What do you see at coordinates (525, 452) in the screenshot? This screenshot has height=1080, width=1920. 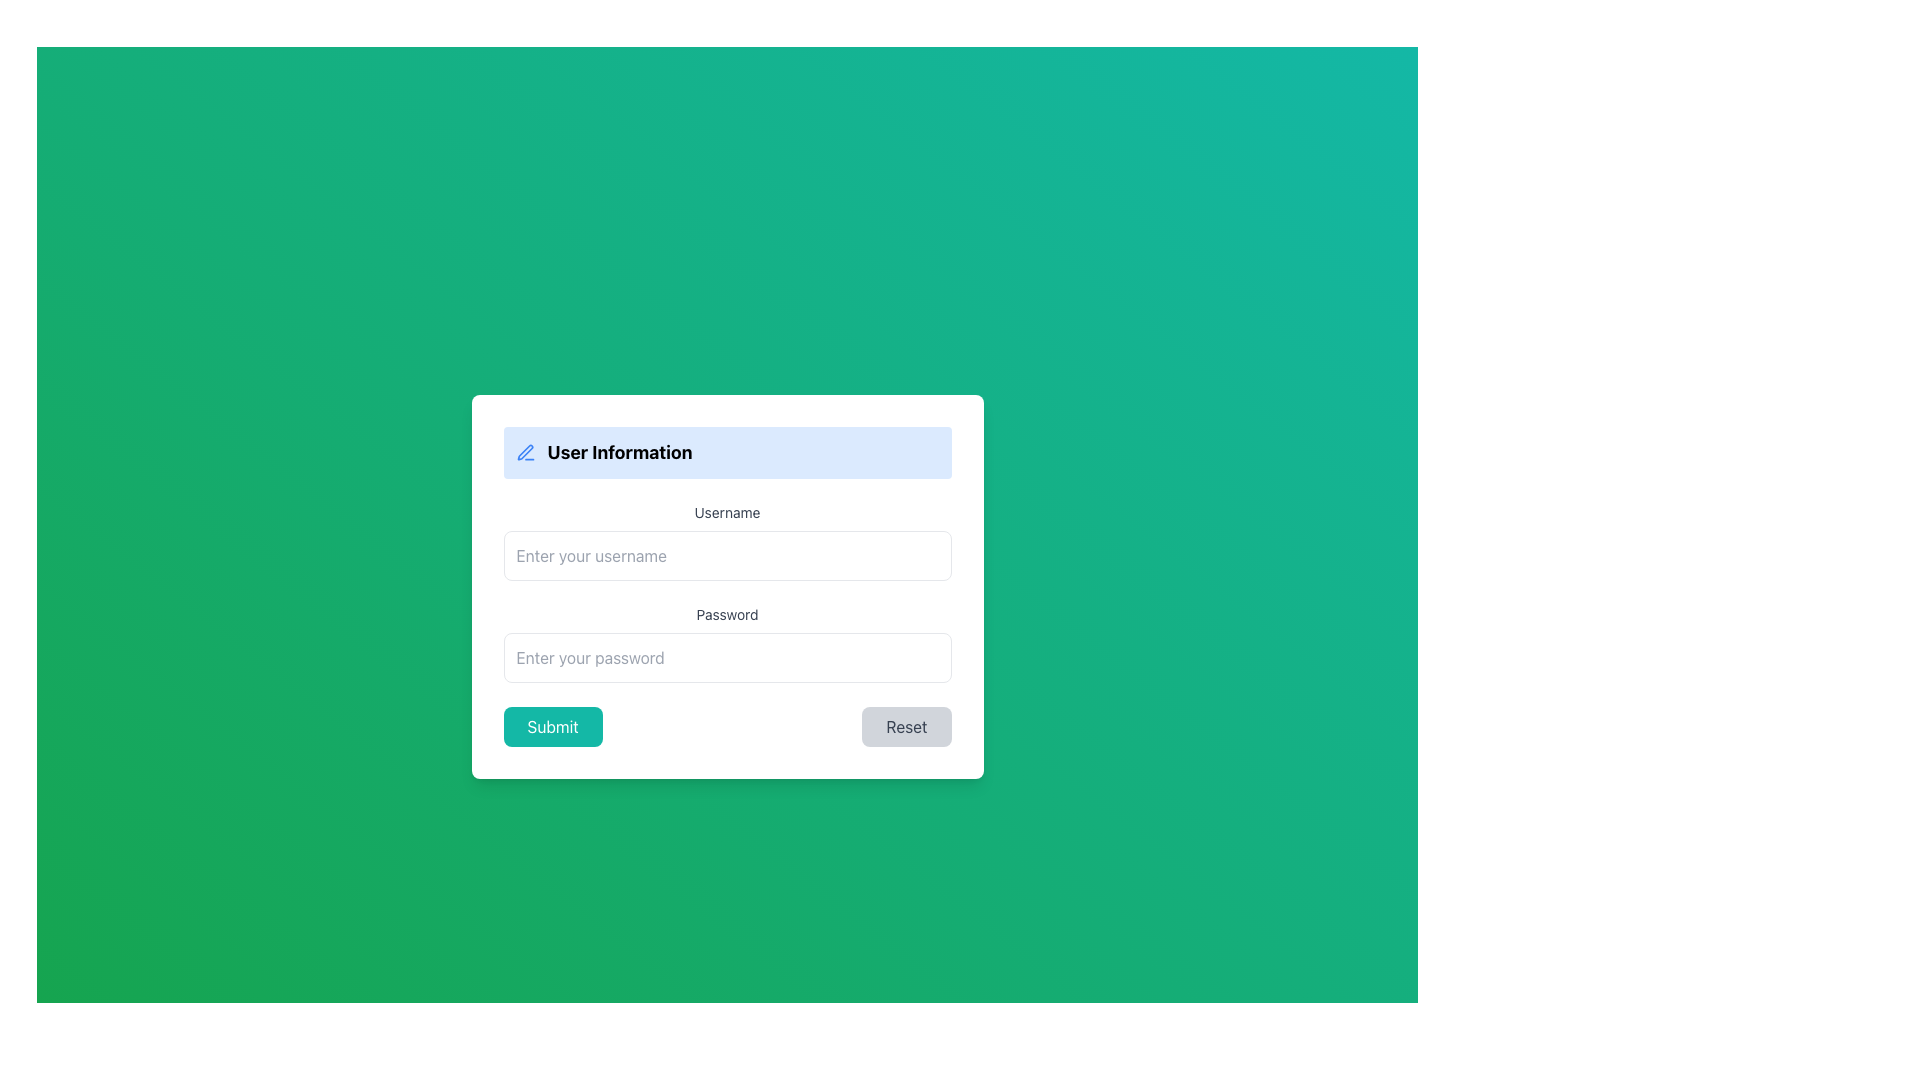 I see `the pen-like icon with a blue outline located in the 'User Information' section of the interface` at bounding box center [525, 452].